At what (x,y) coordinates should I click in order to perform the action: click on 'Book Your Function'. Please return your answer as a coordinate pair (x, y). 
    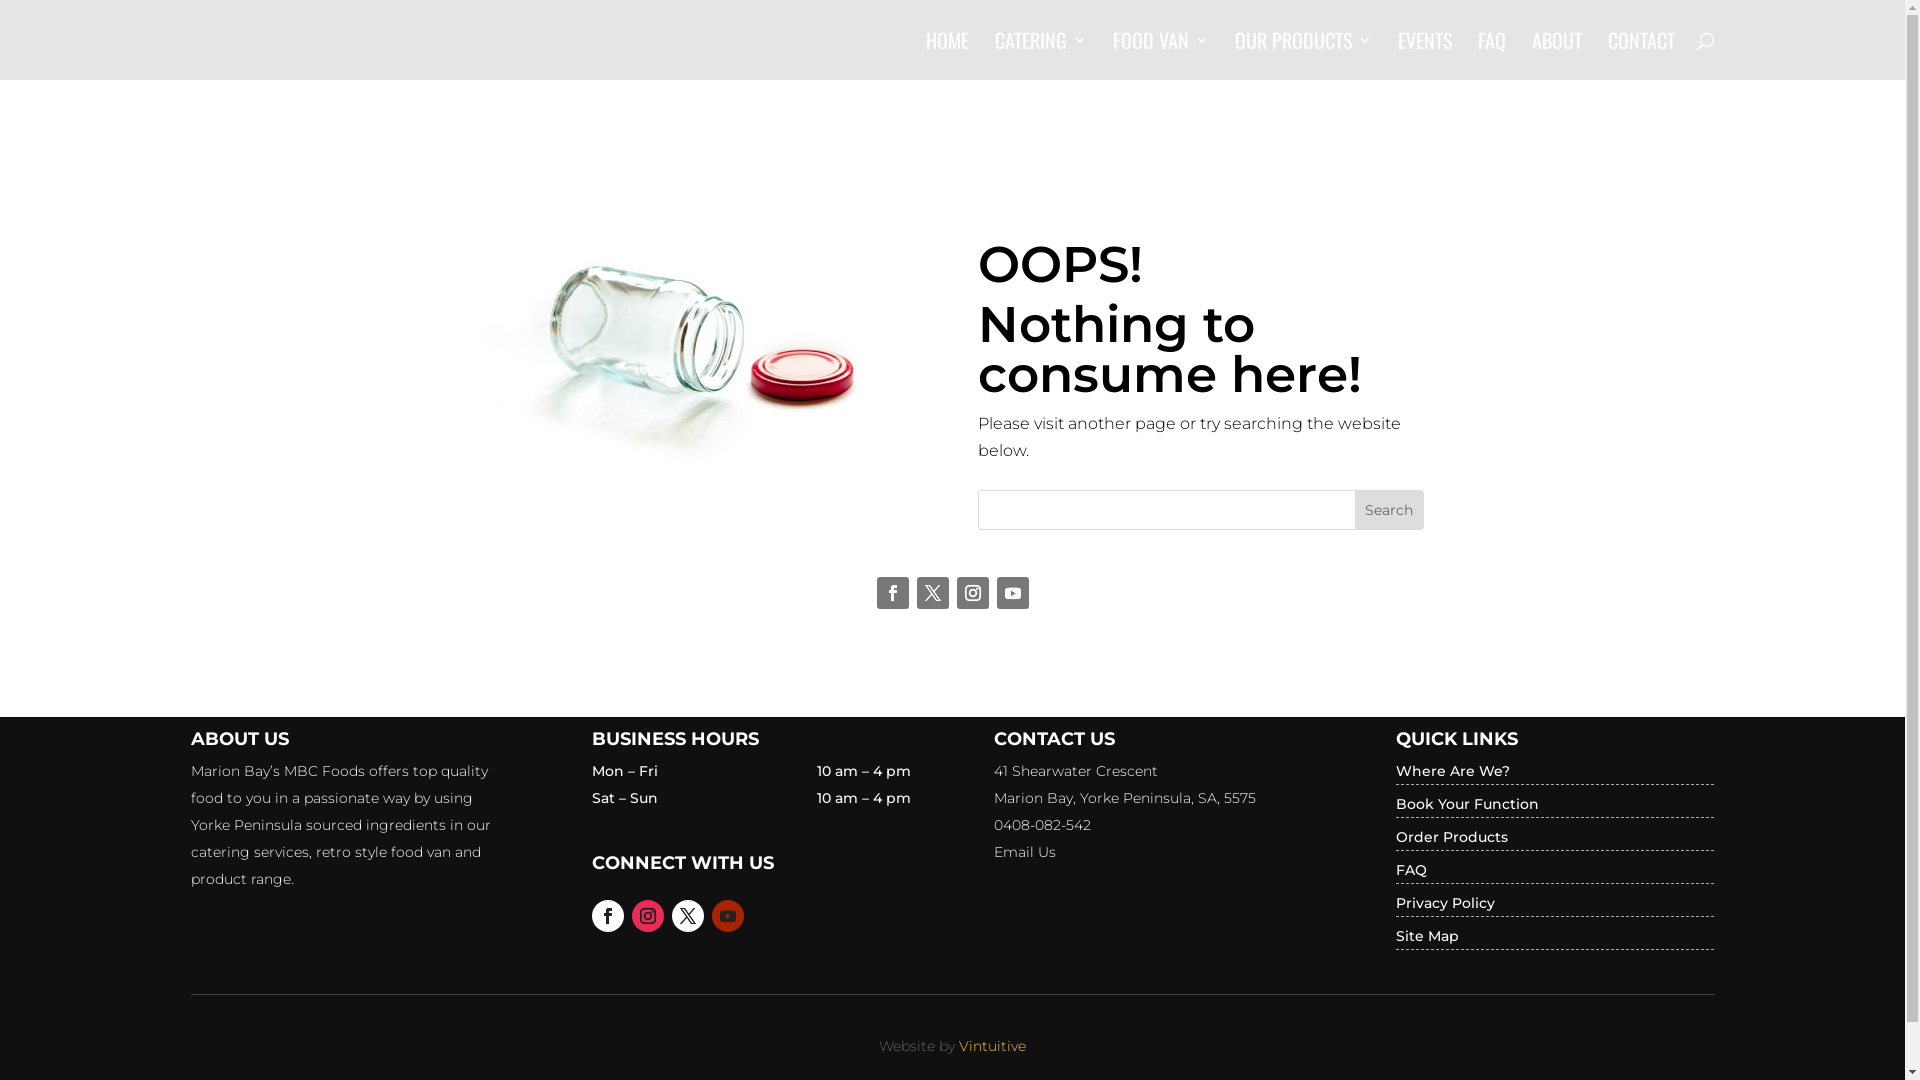
    Looking at the image, I should click on (1467, 802).